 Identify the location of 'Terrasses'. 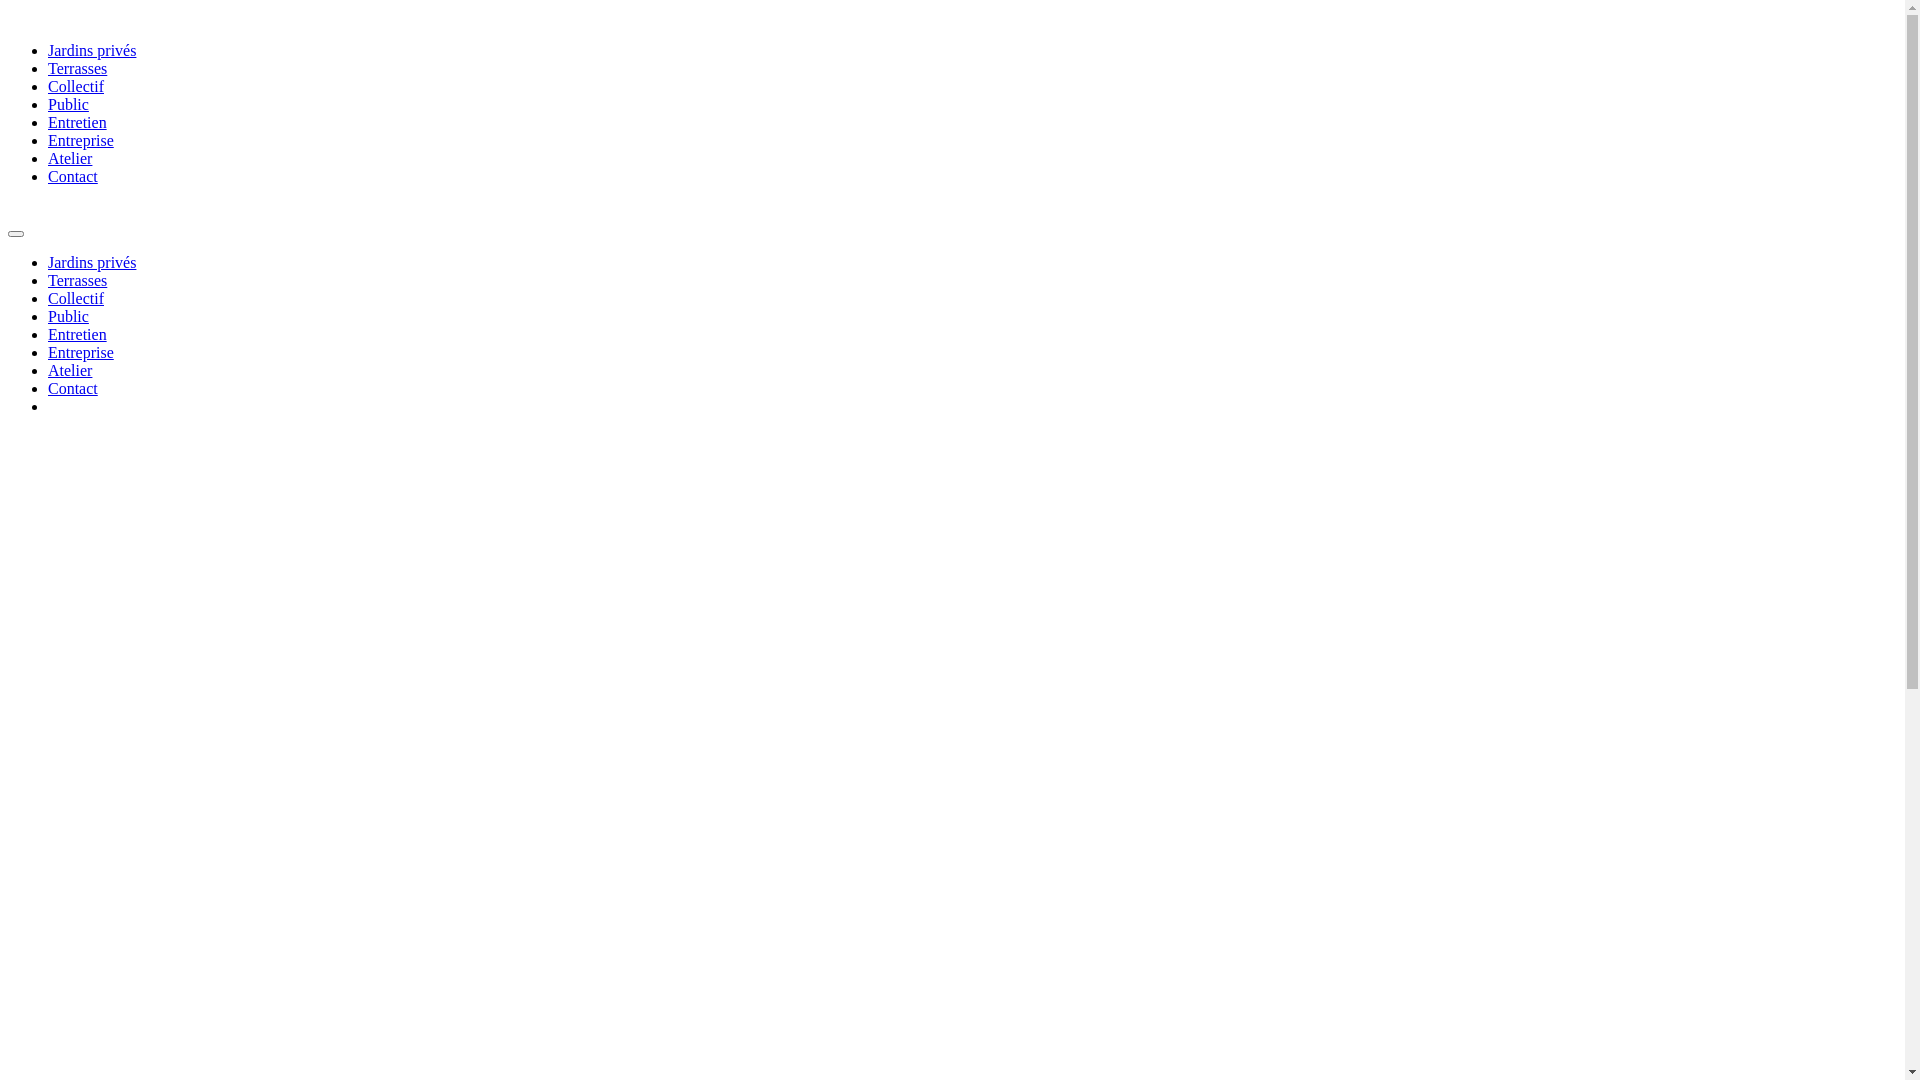
(77, 67).